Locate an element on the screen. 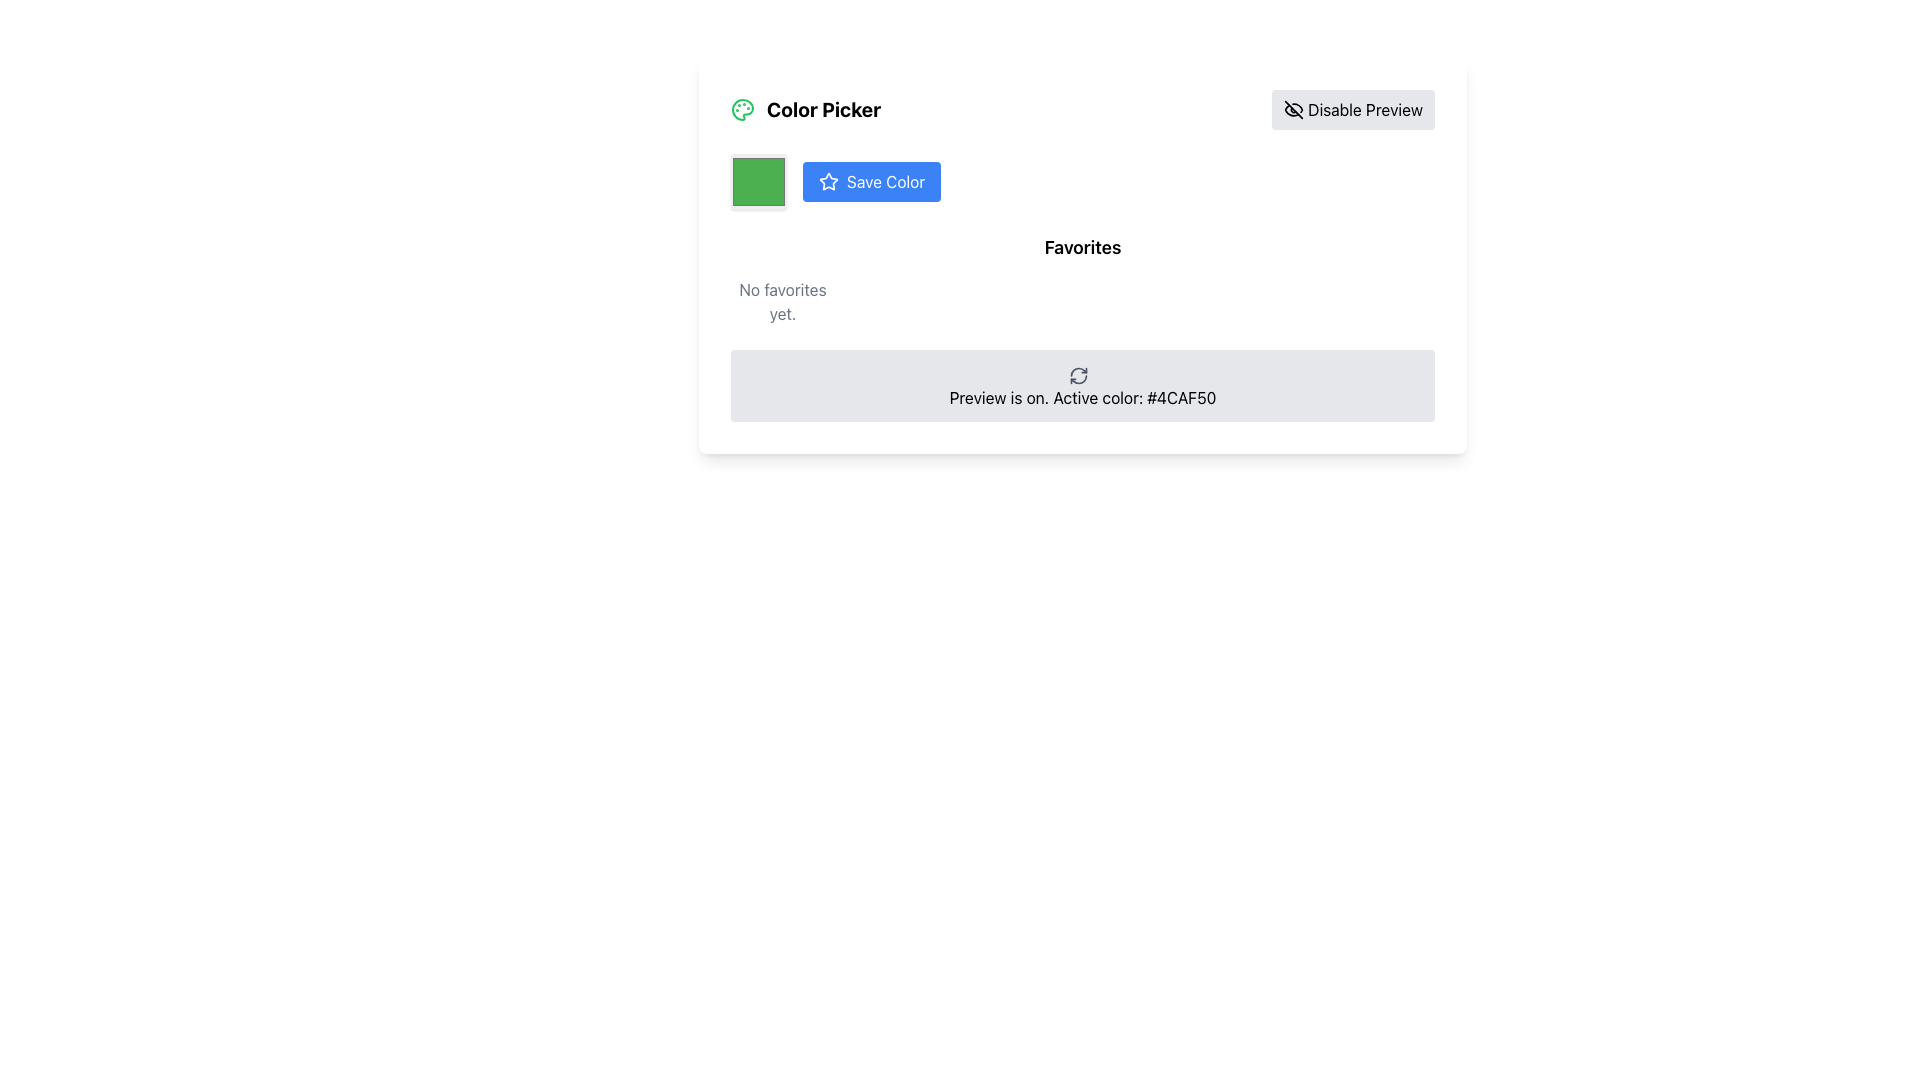  the 'refresh' or 'reload' icon segment, which is part of a circular arrow design and located in the top-left quadrant of the icon is located at coordinates (1078, 371).